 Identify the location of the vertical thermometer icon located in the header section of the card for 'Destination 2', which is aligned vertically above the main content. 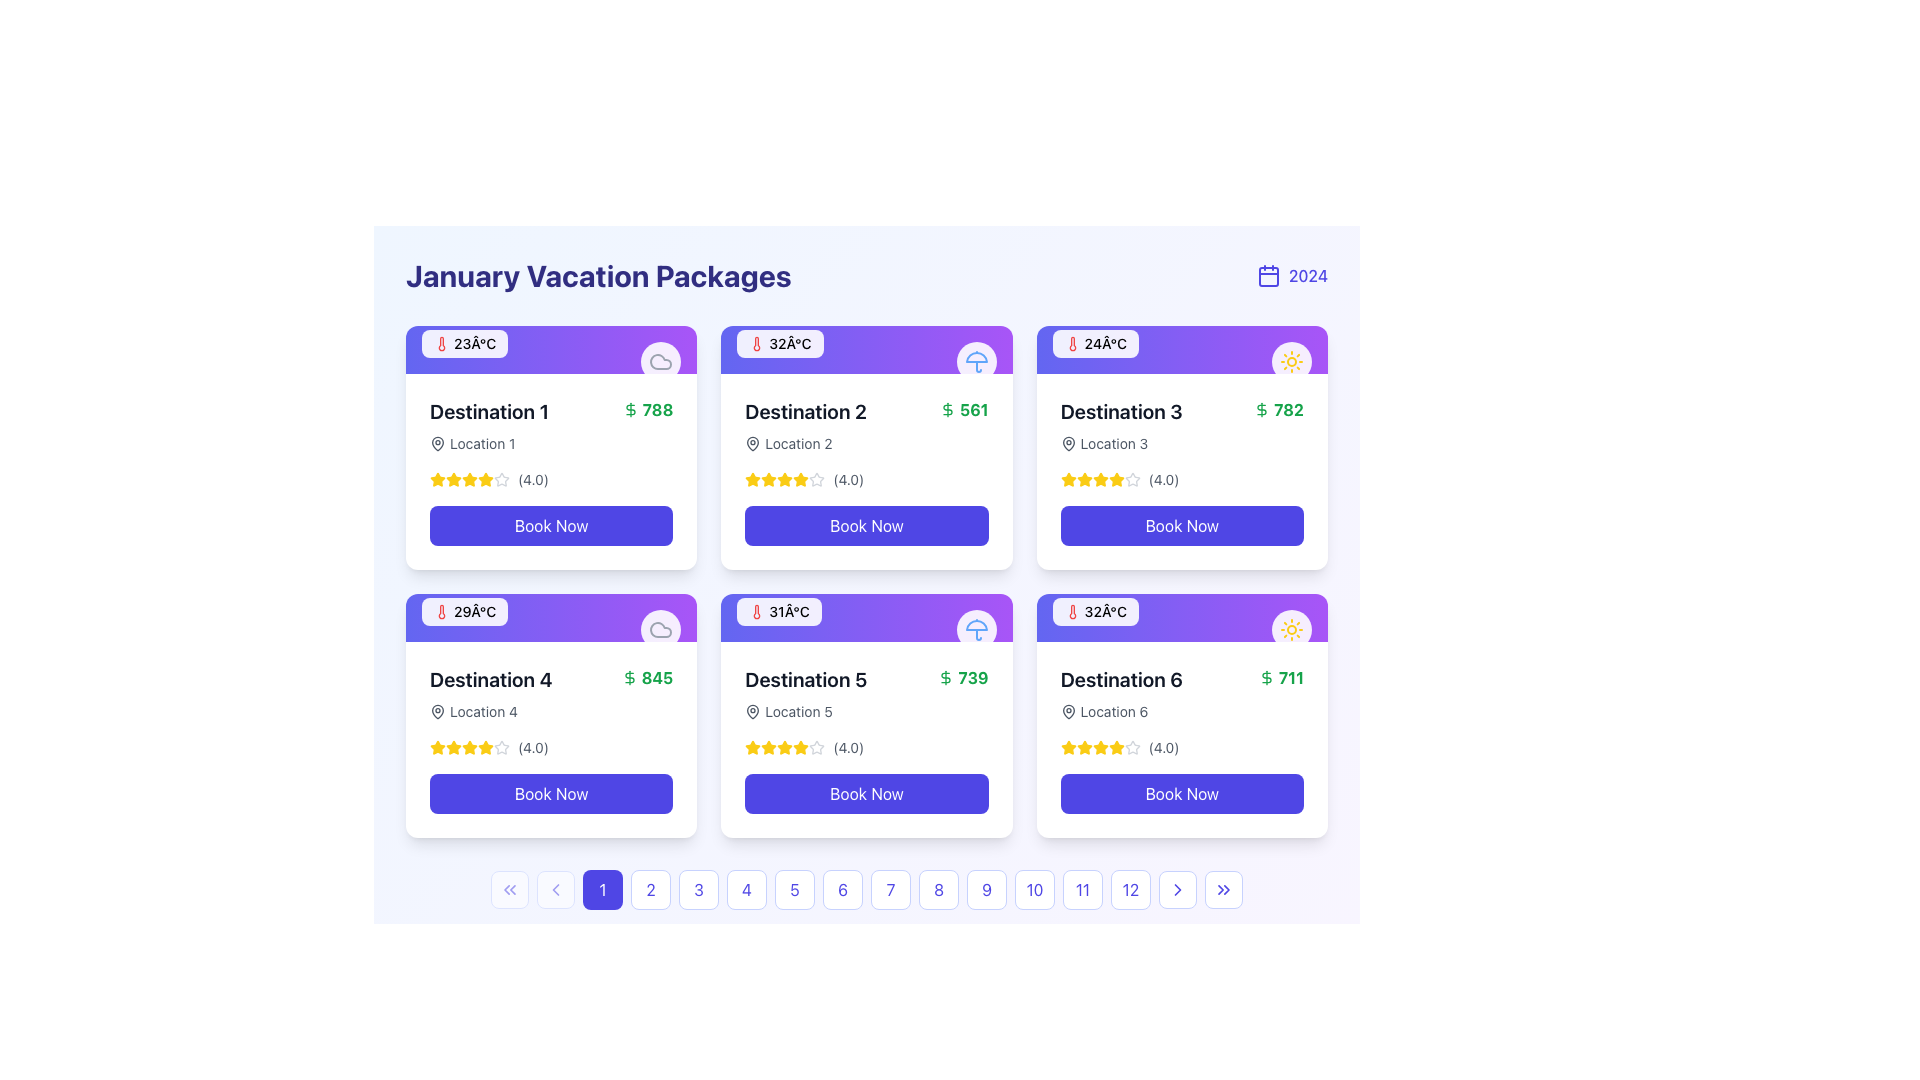
(756, 342).